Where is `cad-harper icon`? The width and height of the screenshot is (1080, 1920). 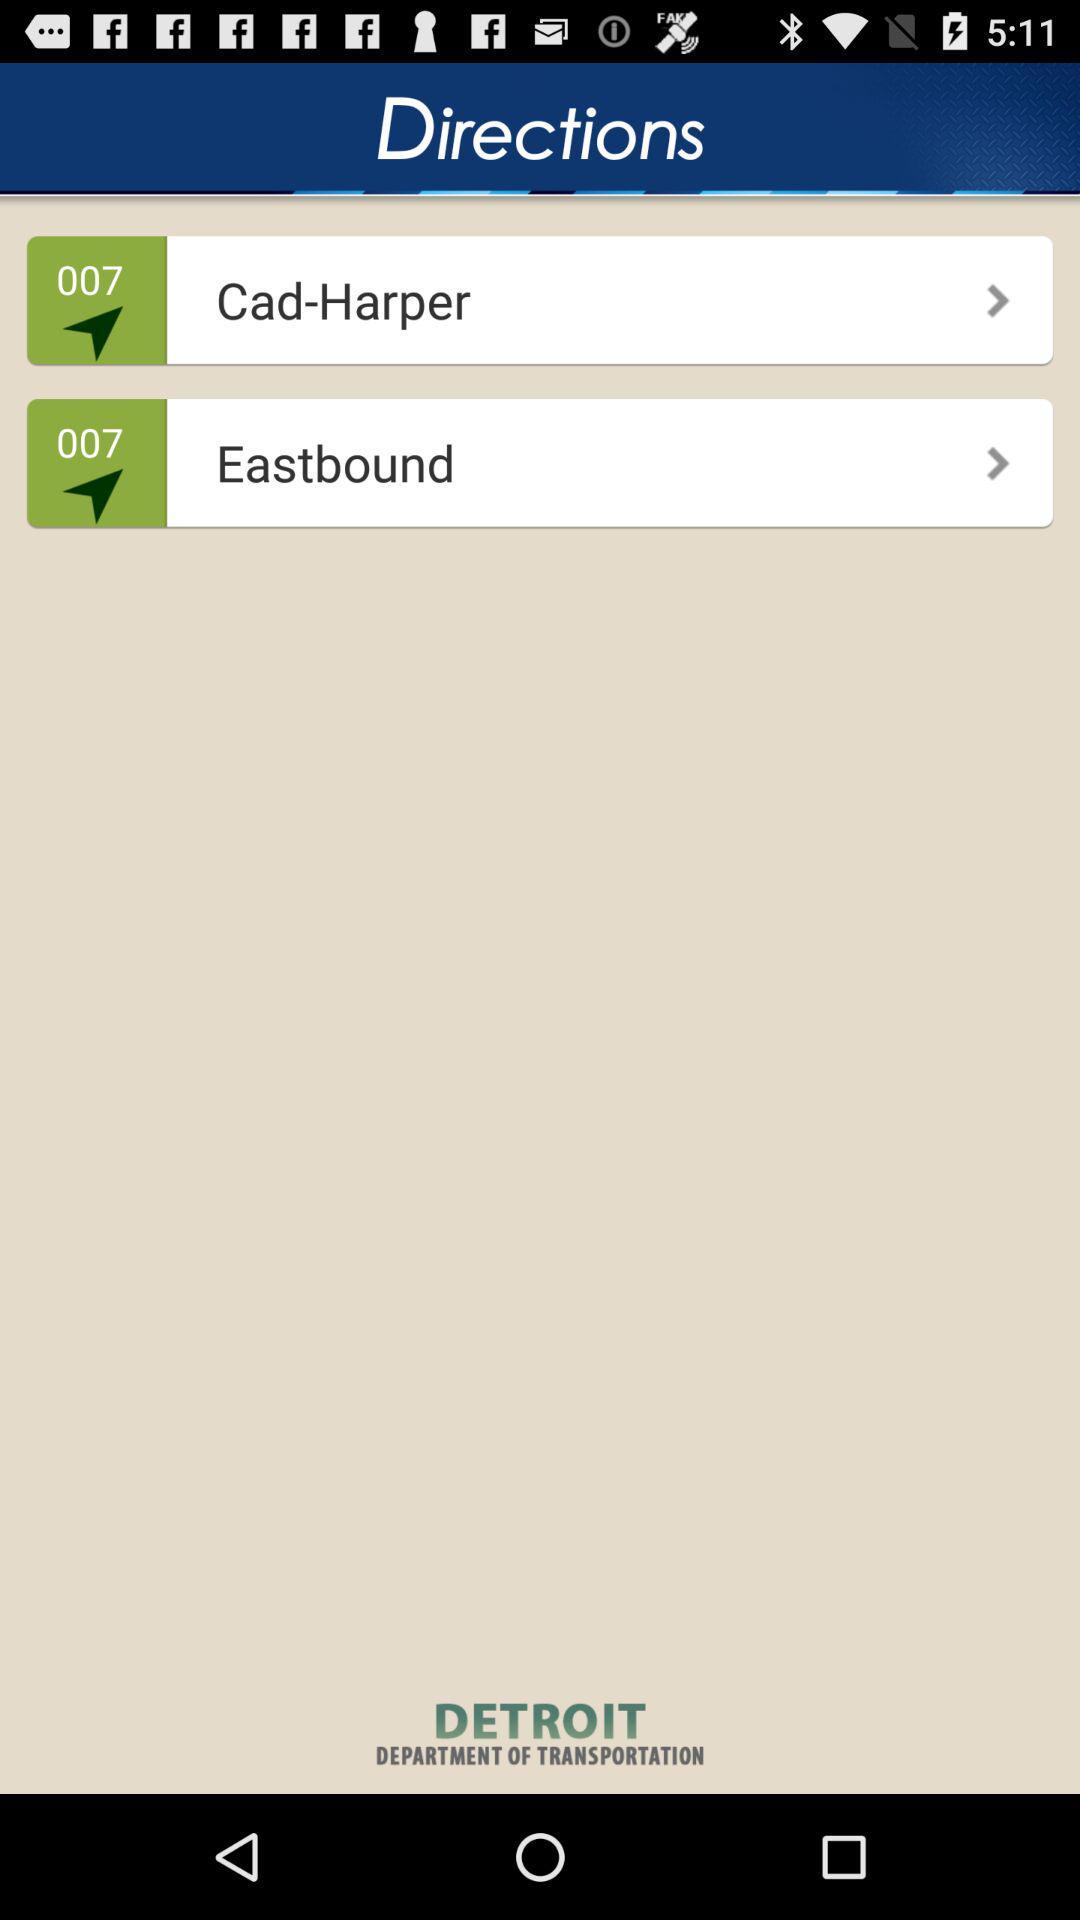 cad-harper icon is located at coordinates (533, 292).